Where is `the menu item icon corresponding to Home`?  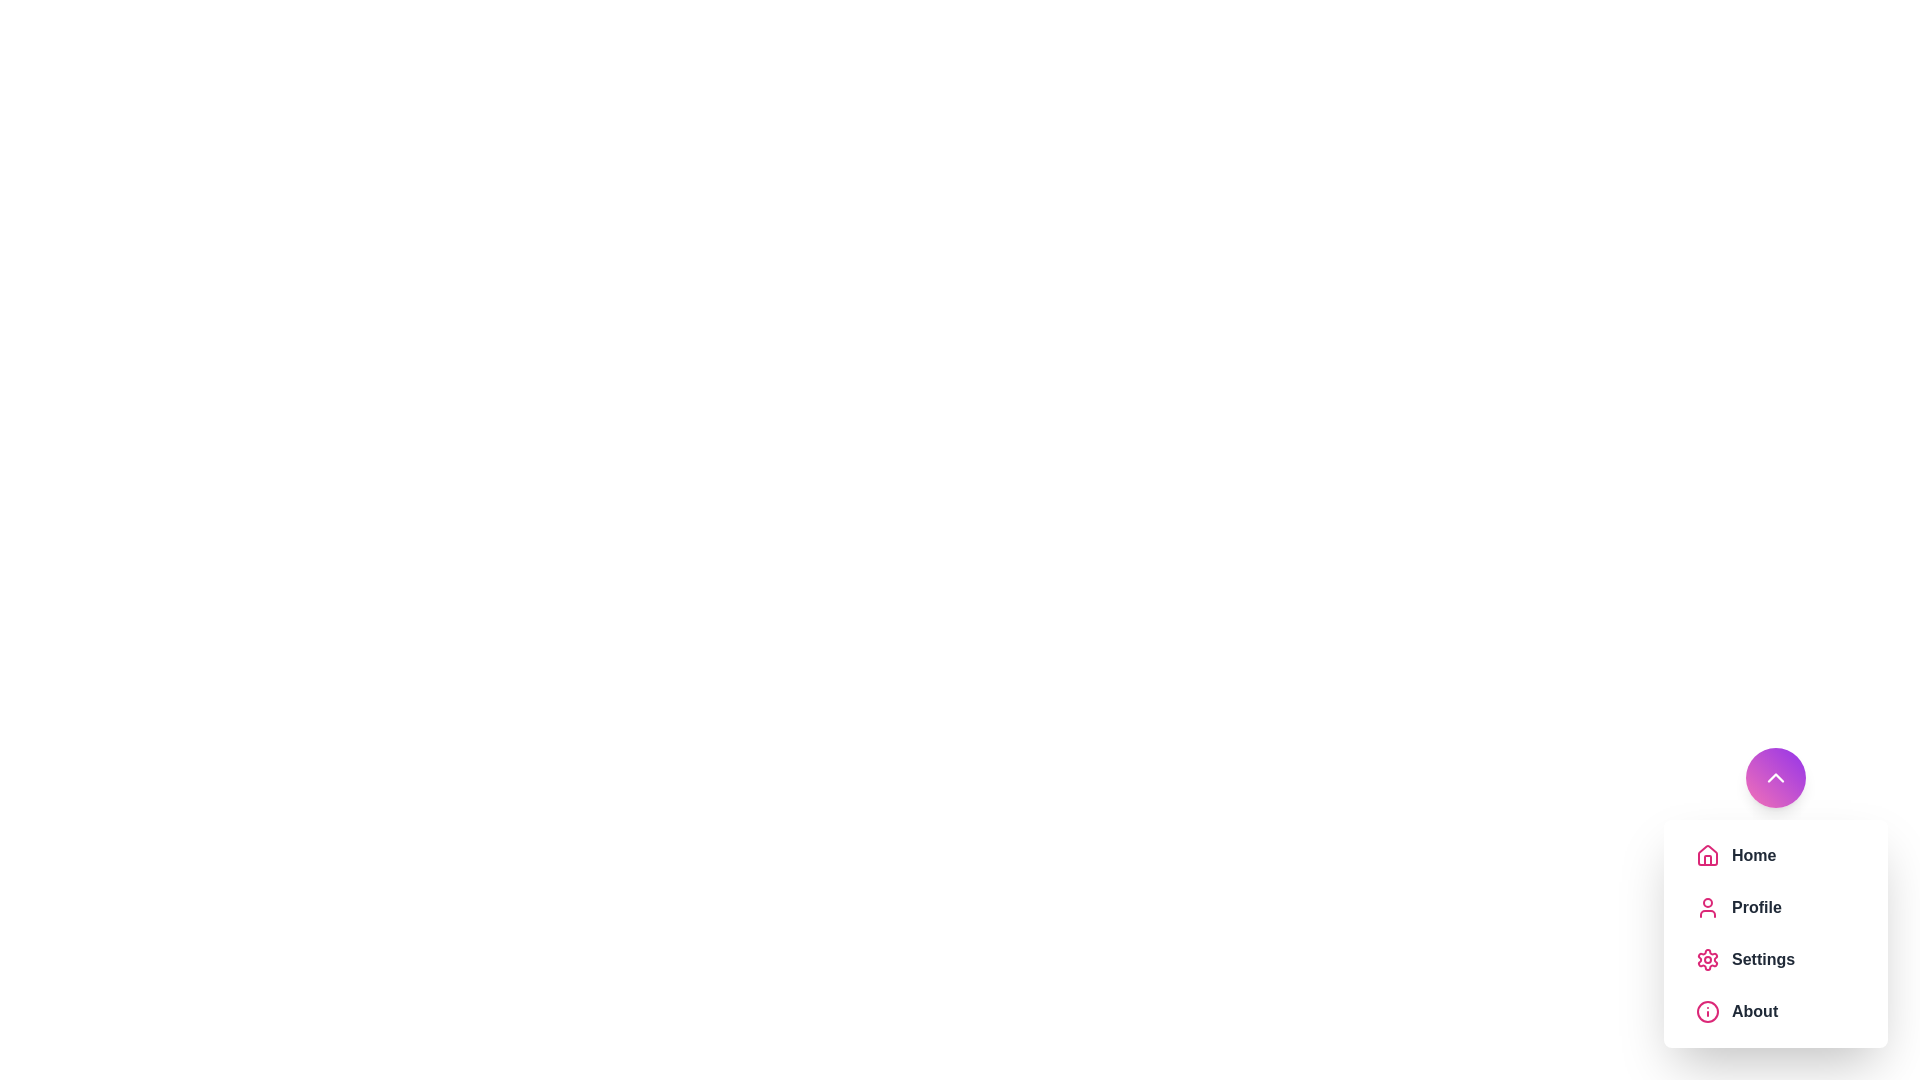
the menu item icon corresponding to Home is located at coordinates (1707, 855).